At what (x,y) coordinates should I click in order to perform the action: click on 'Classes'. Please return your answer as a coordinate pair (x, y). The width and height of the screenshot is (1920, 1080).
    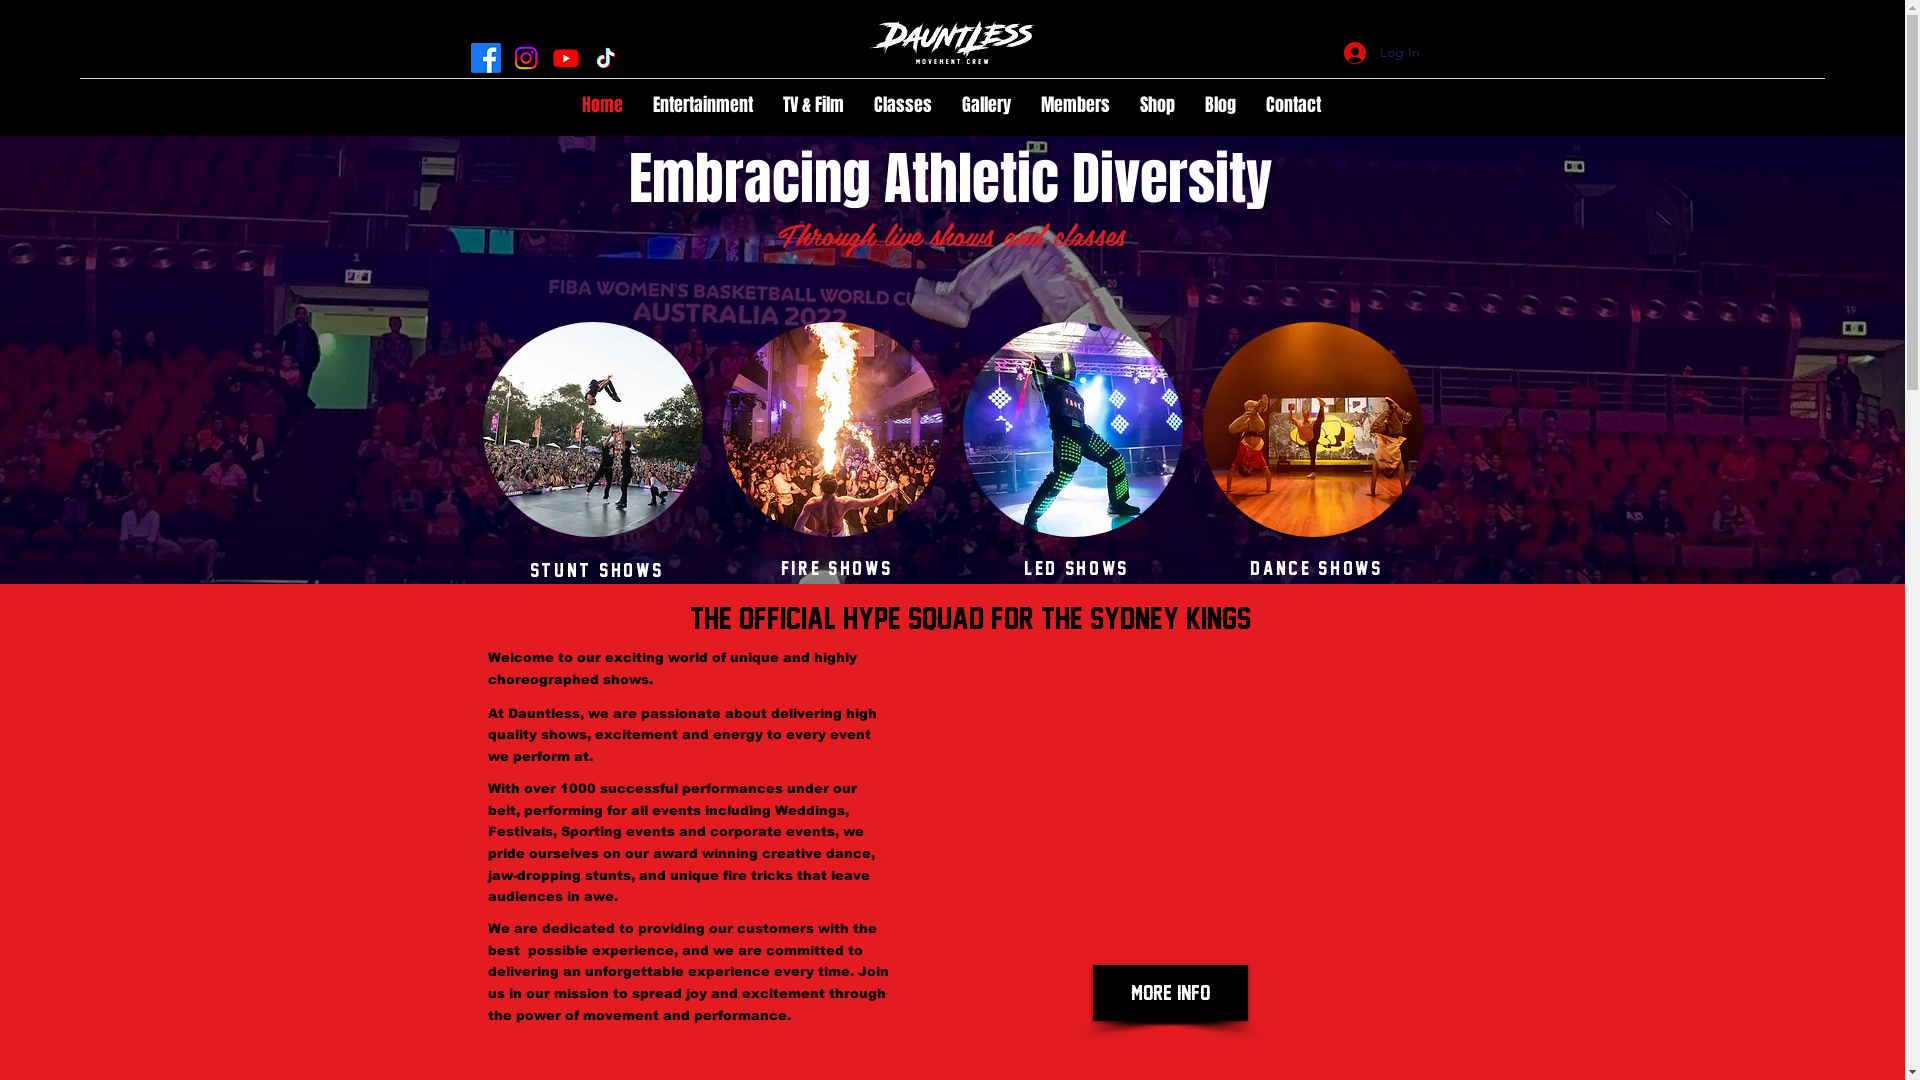
    Looking at the image, I should click on (901, 105).